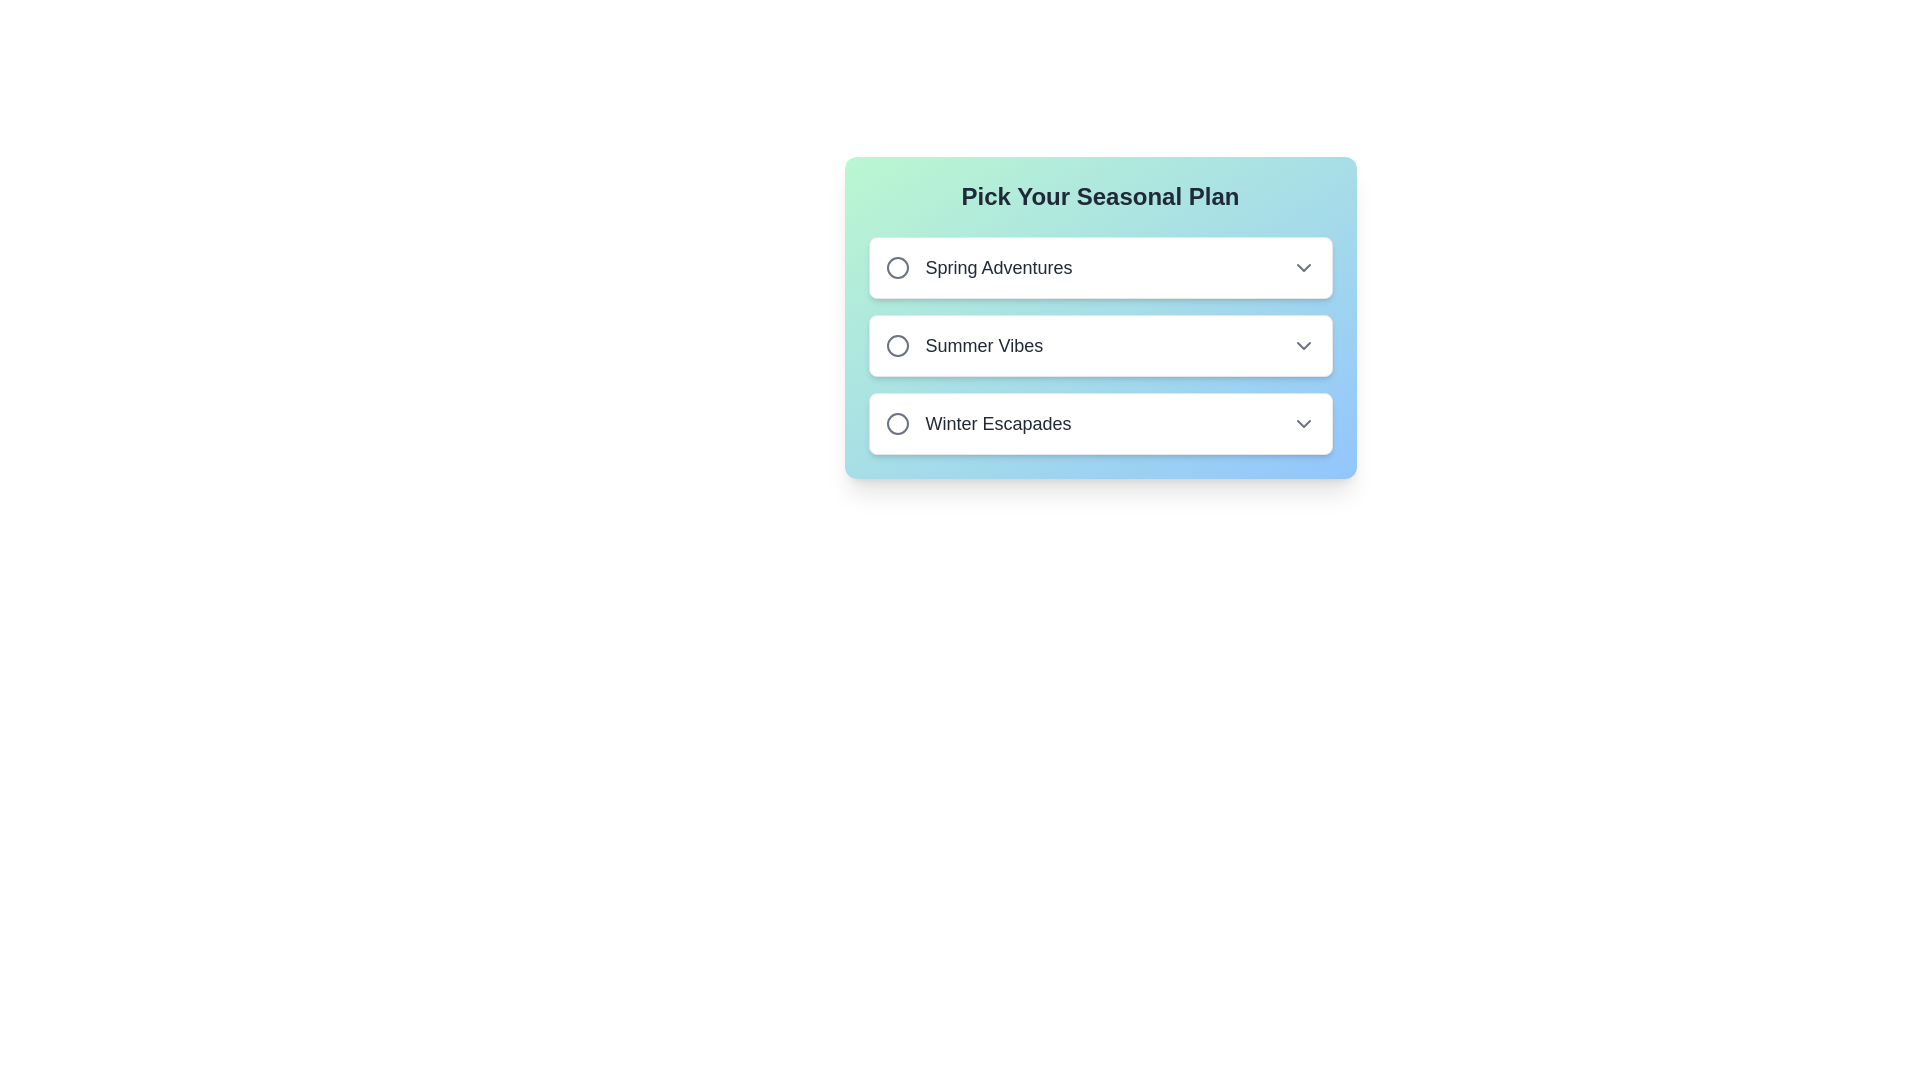 Image resolution: width=1920 pixels, height=1080 pixels. I want to click on the circular radio button indicator for the 'Spring Adventures' option, so click(896, 266).